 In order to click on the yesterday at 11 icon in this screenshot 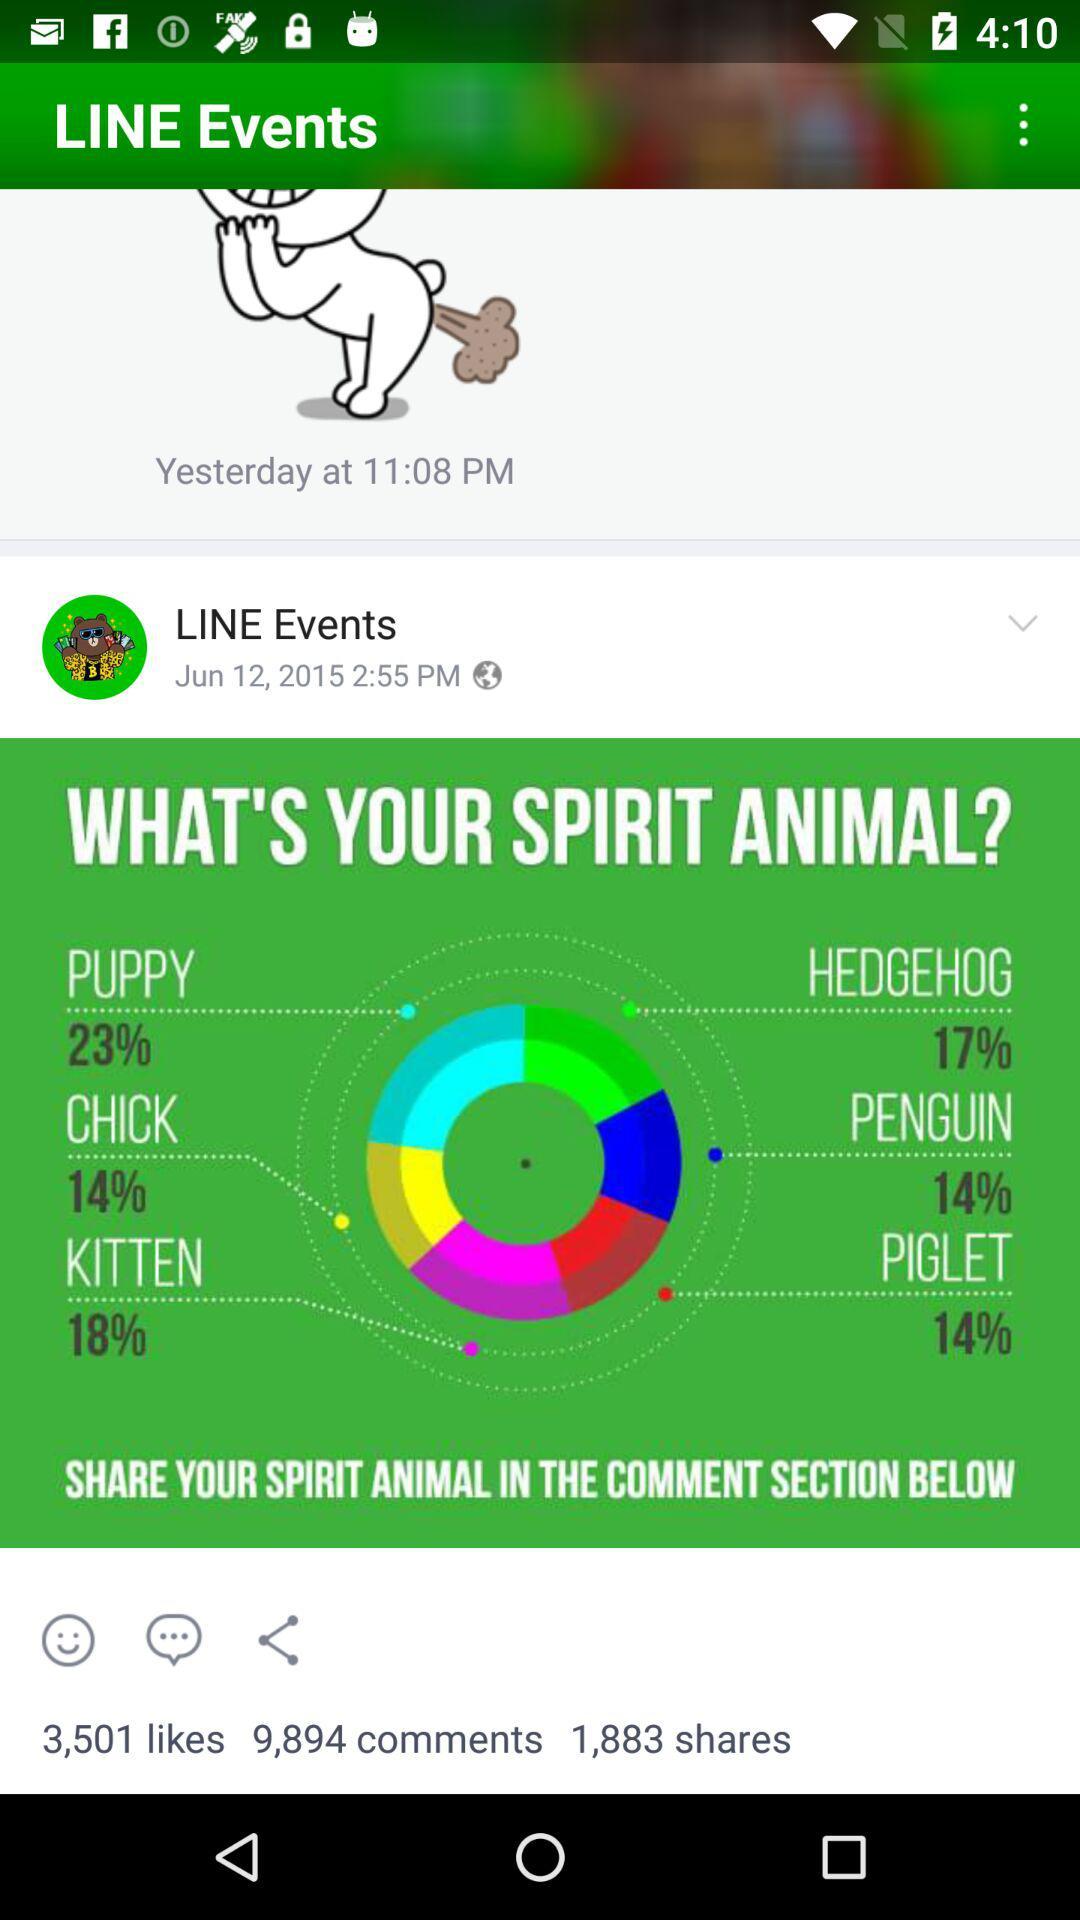, I will do `click(334, 477)`.